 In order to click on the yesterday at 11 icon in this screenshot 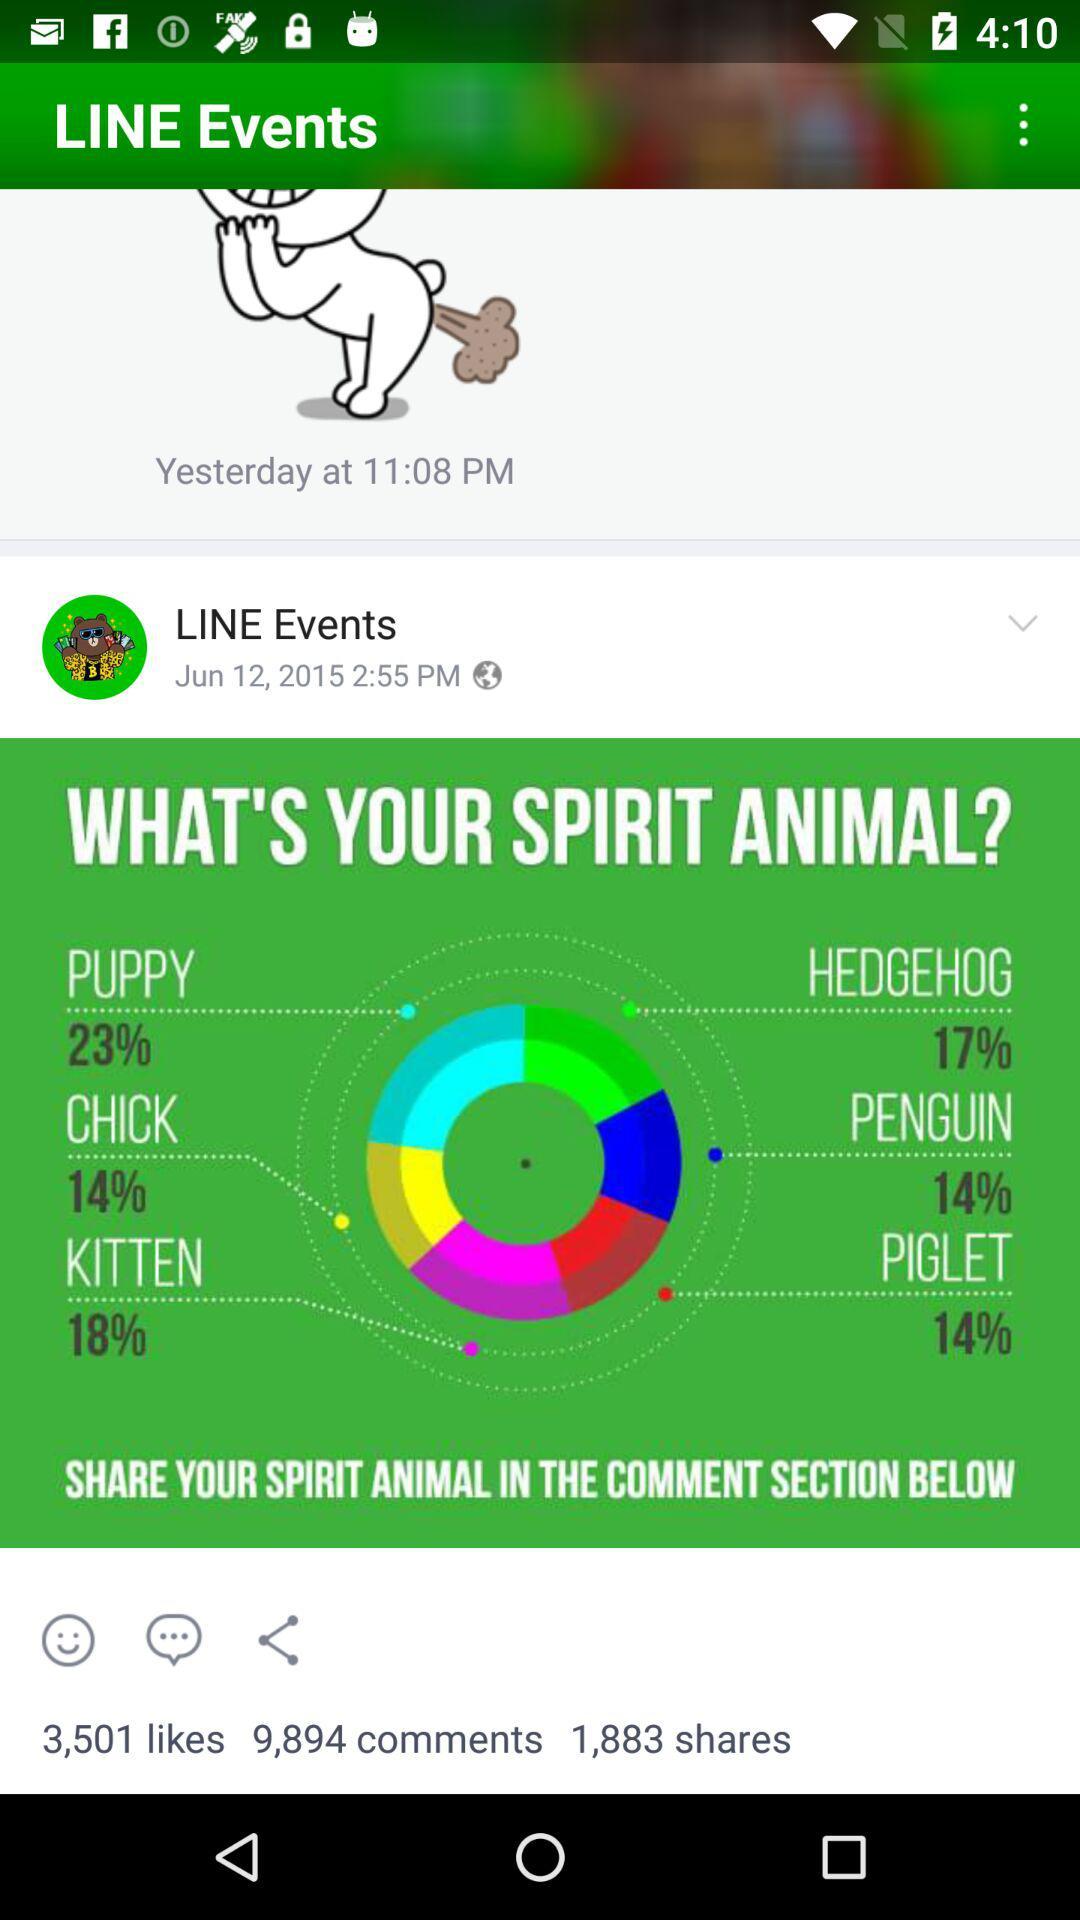, I will do `click(334, 477)`.